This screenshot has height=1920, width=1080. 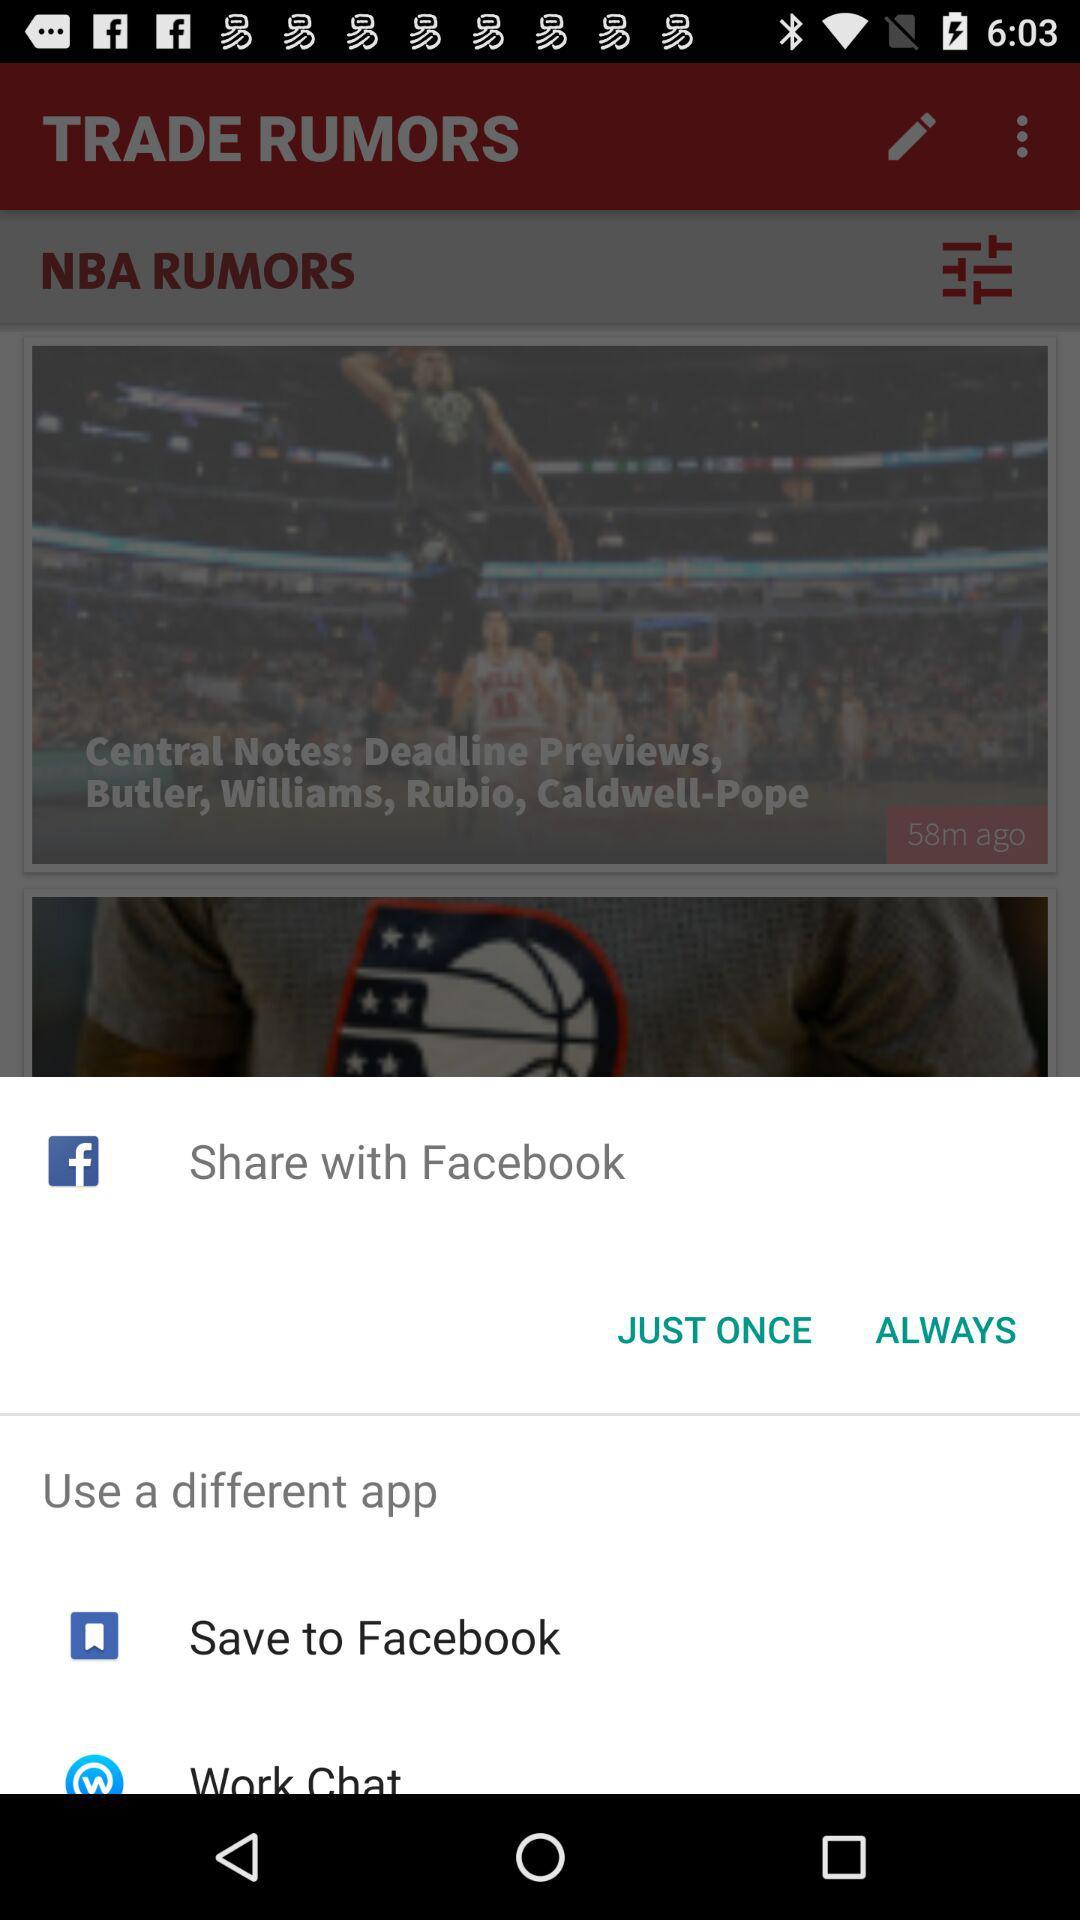 I want to click on icon above save to facebook app, so click(x=540, y=1489).